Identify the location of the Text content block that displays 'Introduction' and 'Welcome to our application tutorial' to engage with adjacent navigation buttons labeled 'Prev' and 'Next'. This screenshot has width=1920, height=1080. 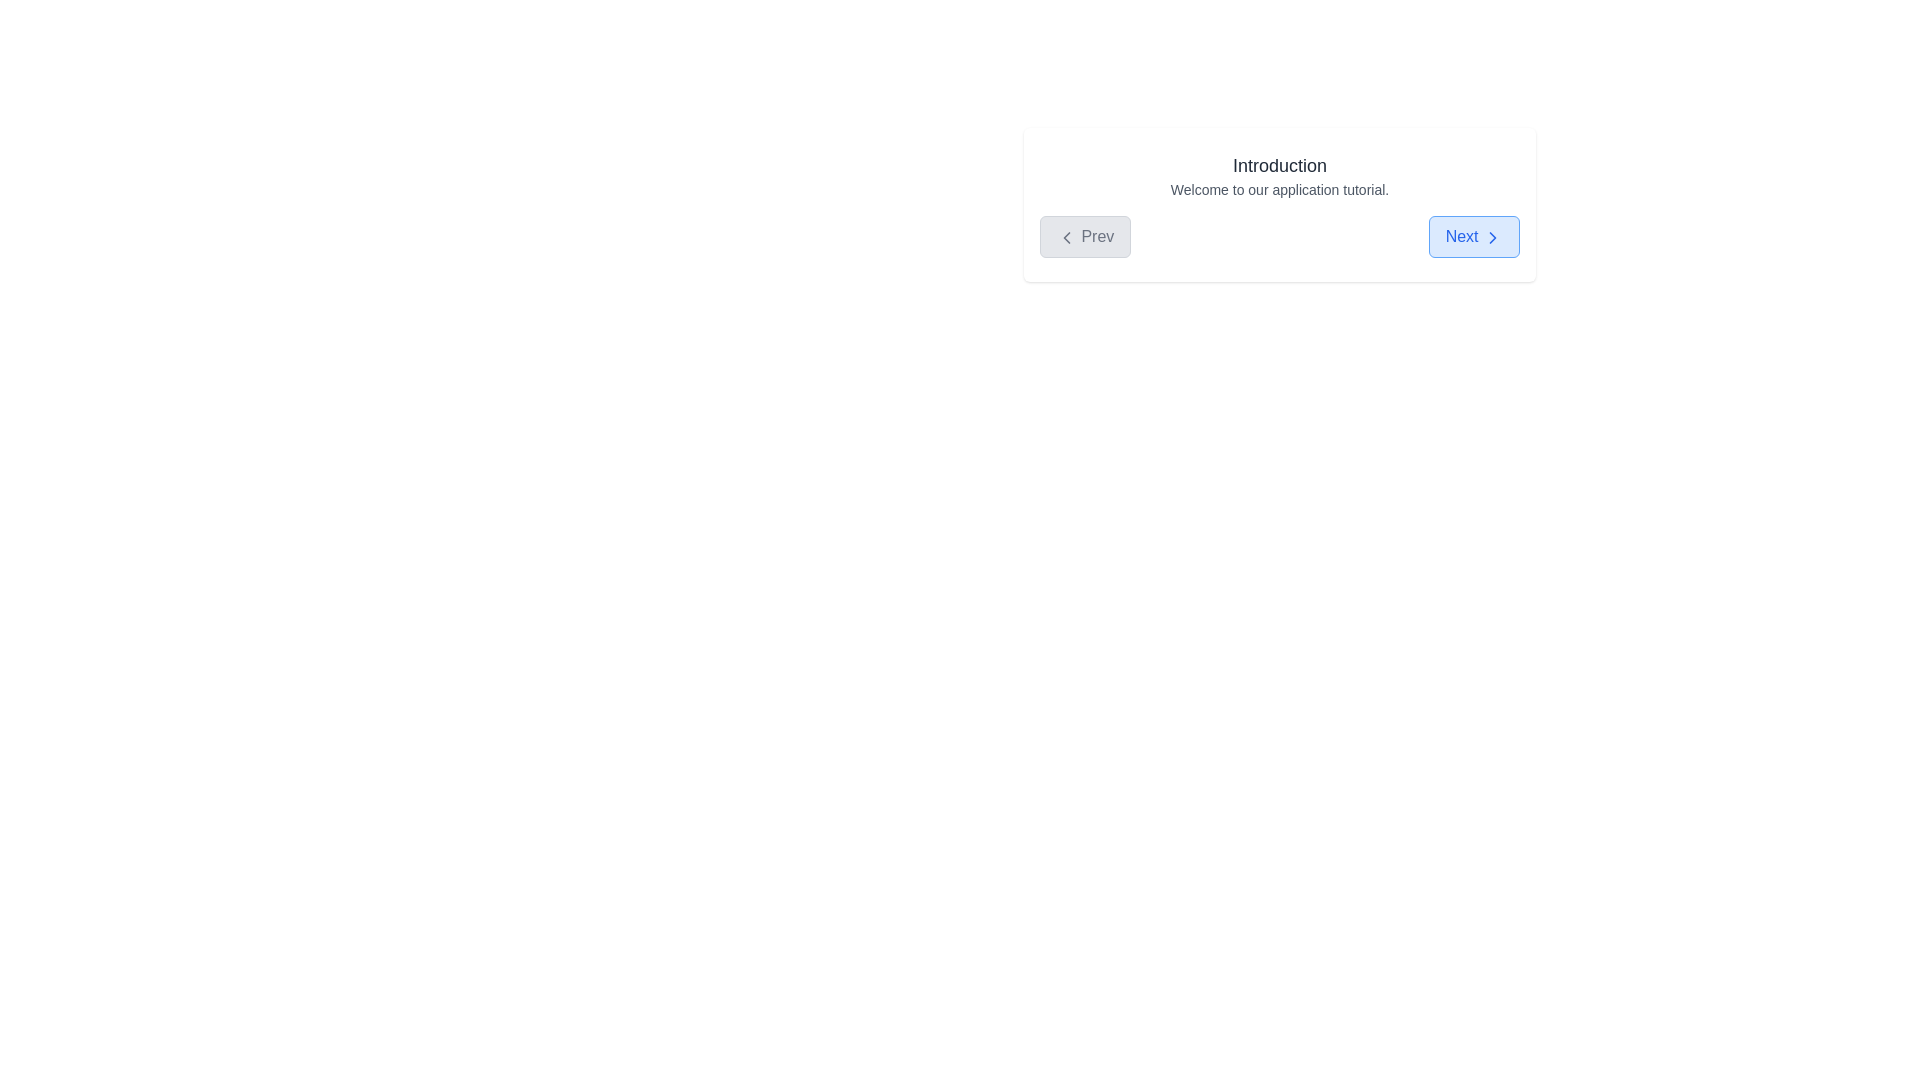
(1280, 175).